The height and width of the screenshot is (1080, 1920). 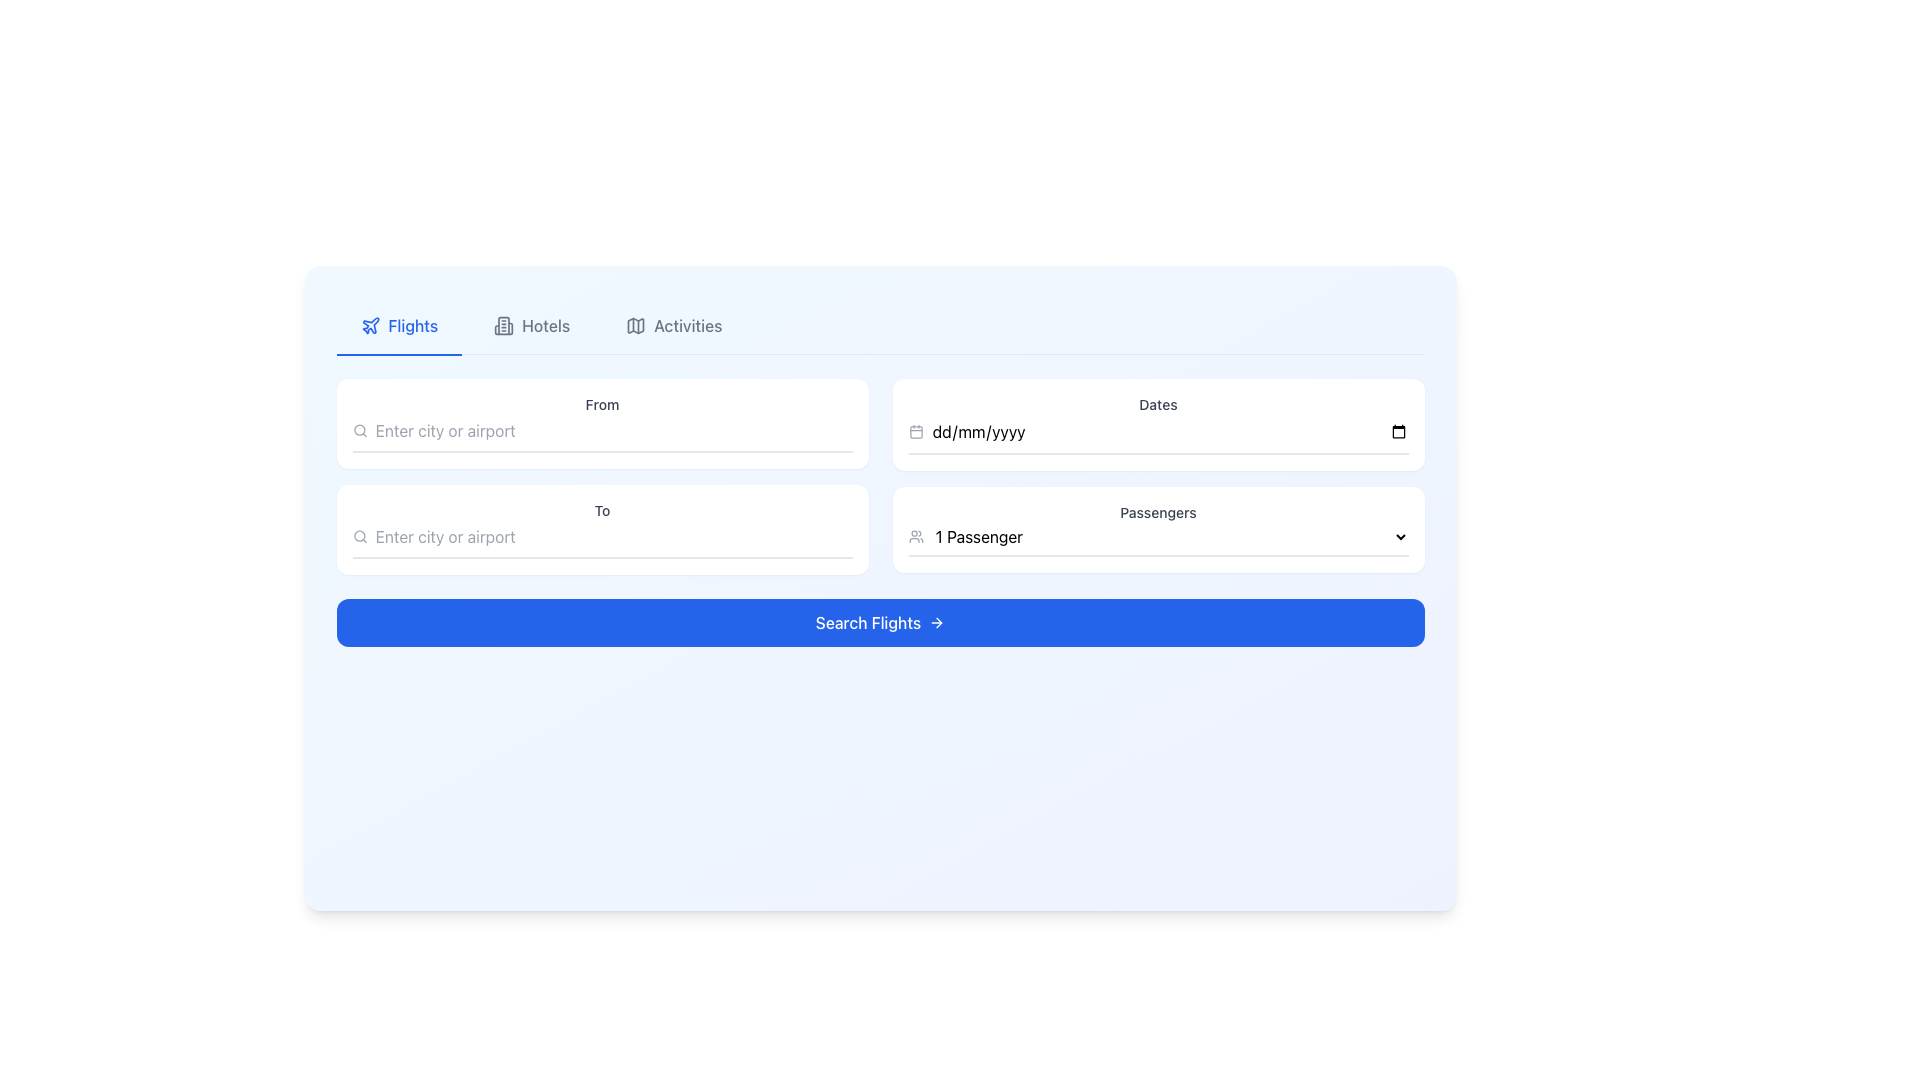 I want to click on the right-pointing arrow icon within the SVG graphic, which is located to the right of the 'Search Flights' label in the blue button at the lower center of the interface, so click(x=938, y=622).